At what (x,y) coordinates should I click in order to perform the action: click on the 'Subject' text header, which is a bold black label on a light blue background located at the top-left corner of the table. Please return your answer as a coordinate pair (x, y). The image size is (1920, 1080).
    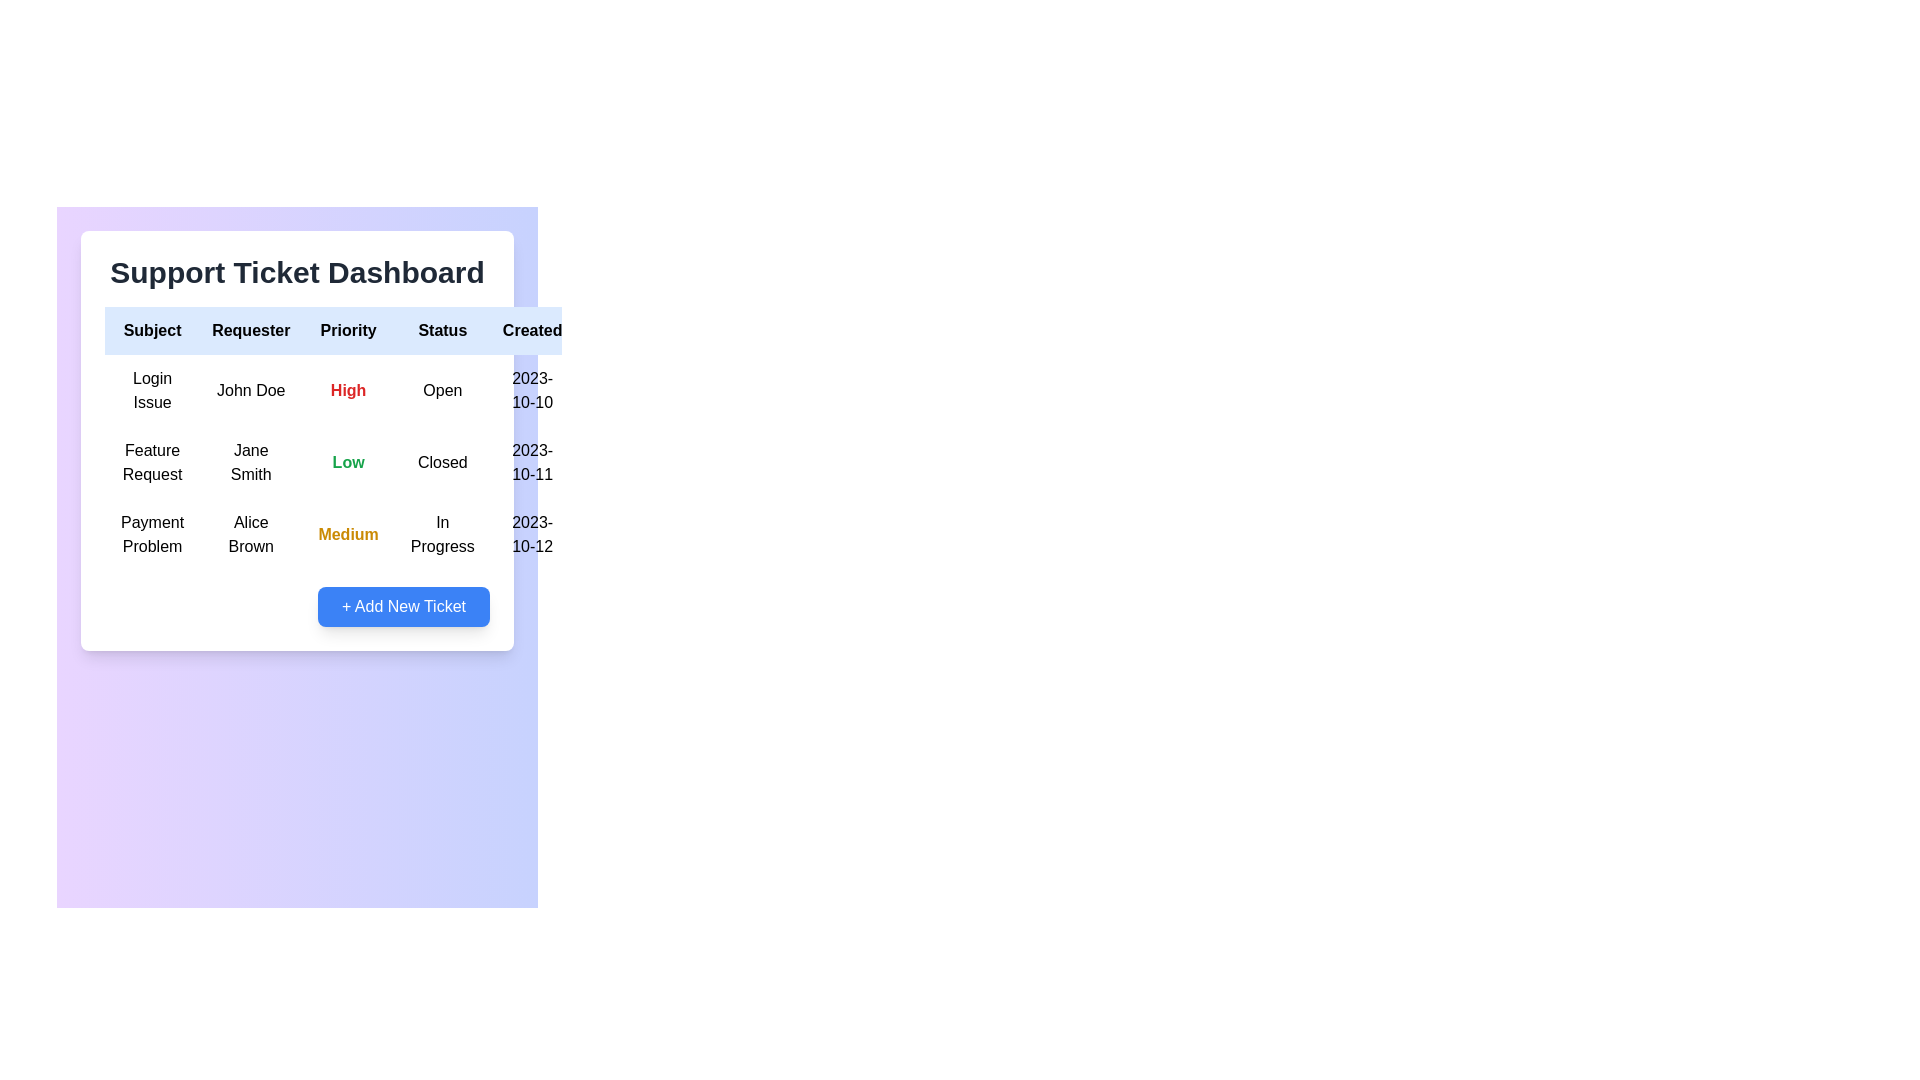
    Looking at the image, I should click on (151, 330).